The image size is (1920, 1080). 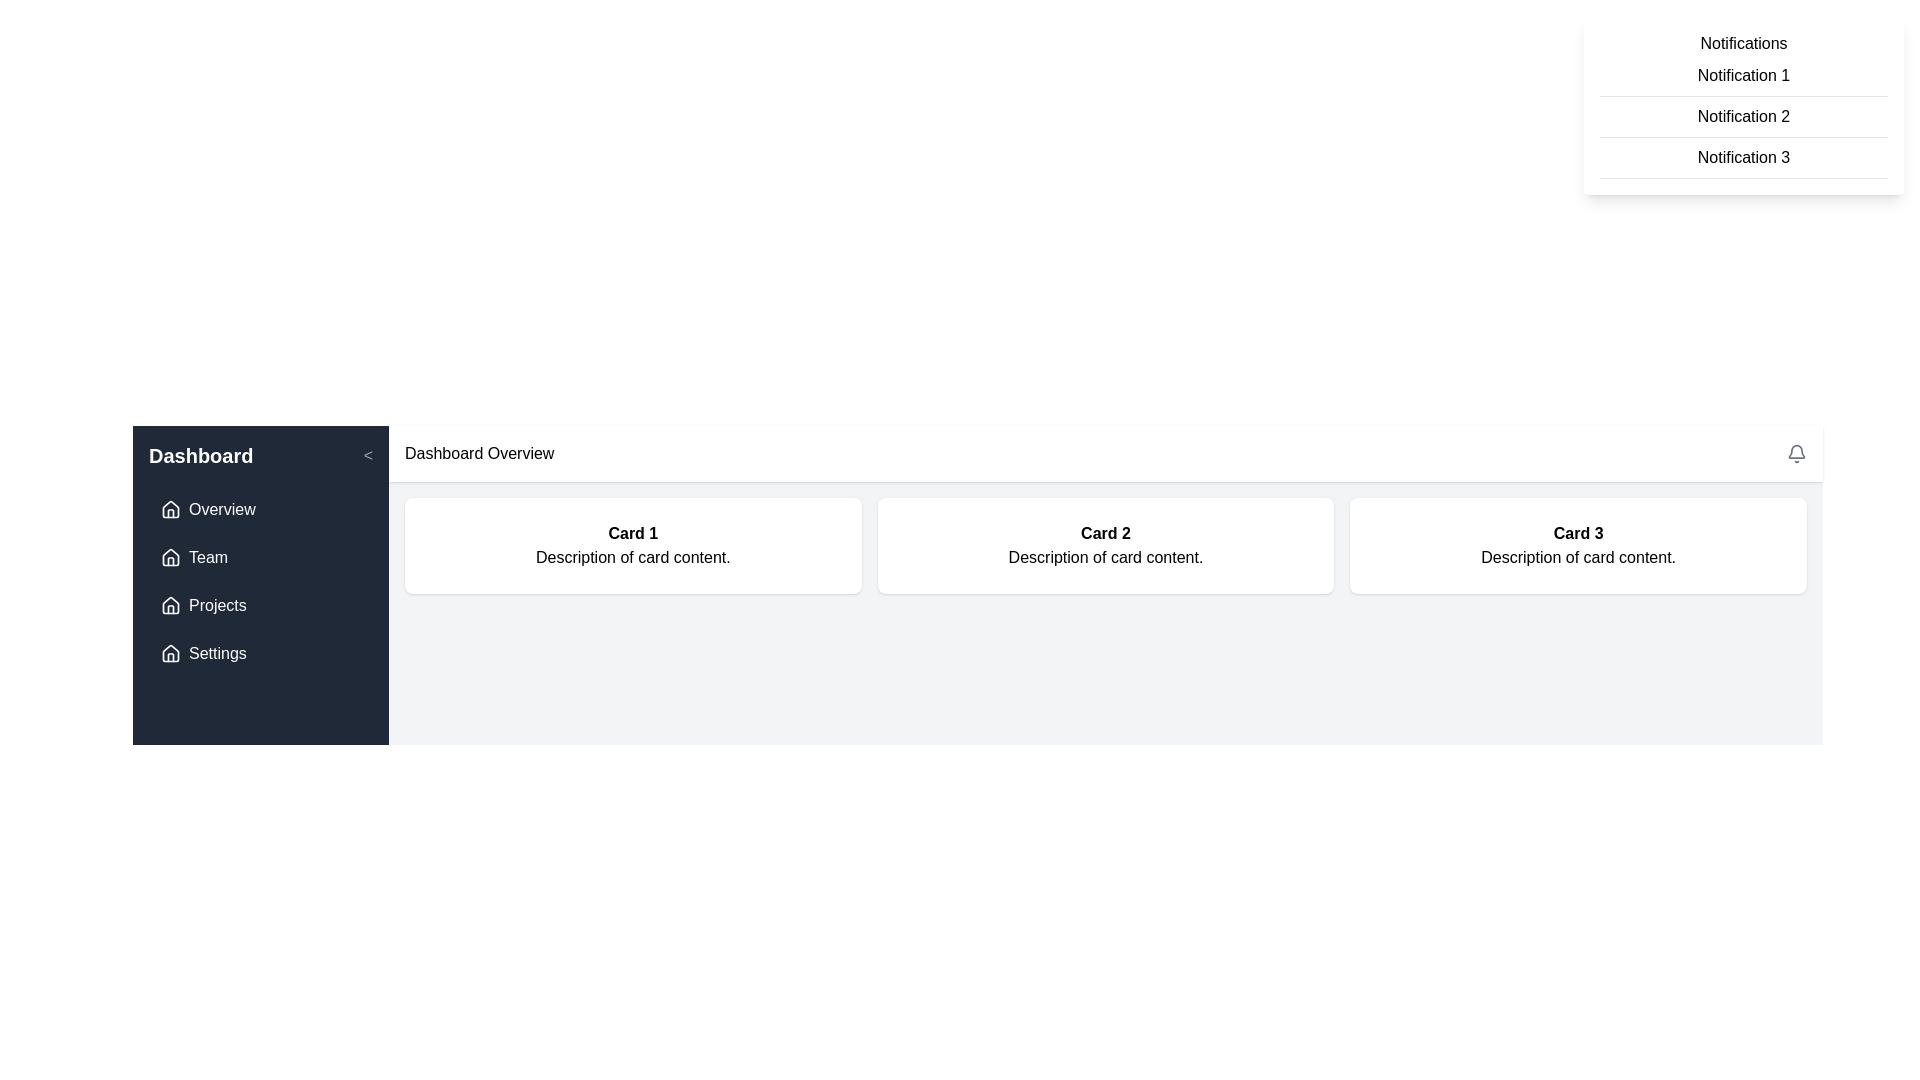 I want to click on displayed notification text from the text label showing 'Notification 1', which is the first item in a list of notifications located in the top-right corner of the interface, so click(x=1742, y=75).